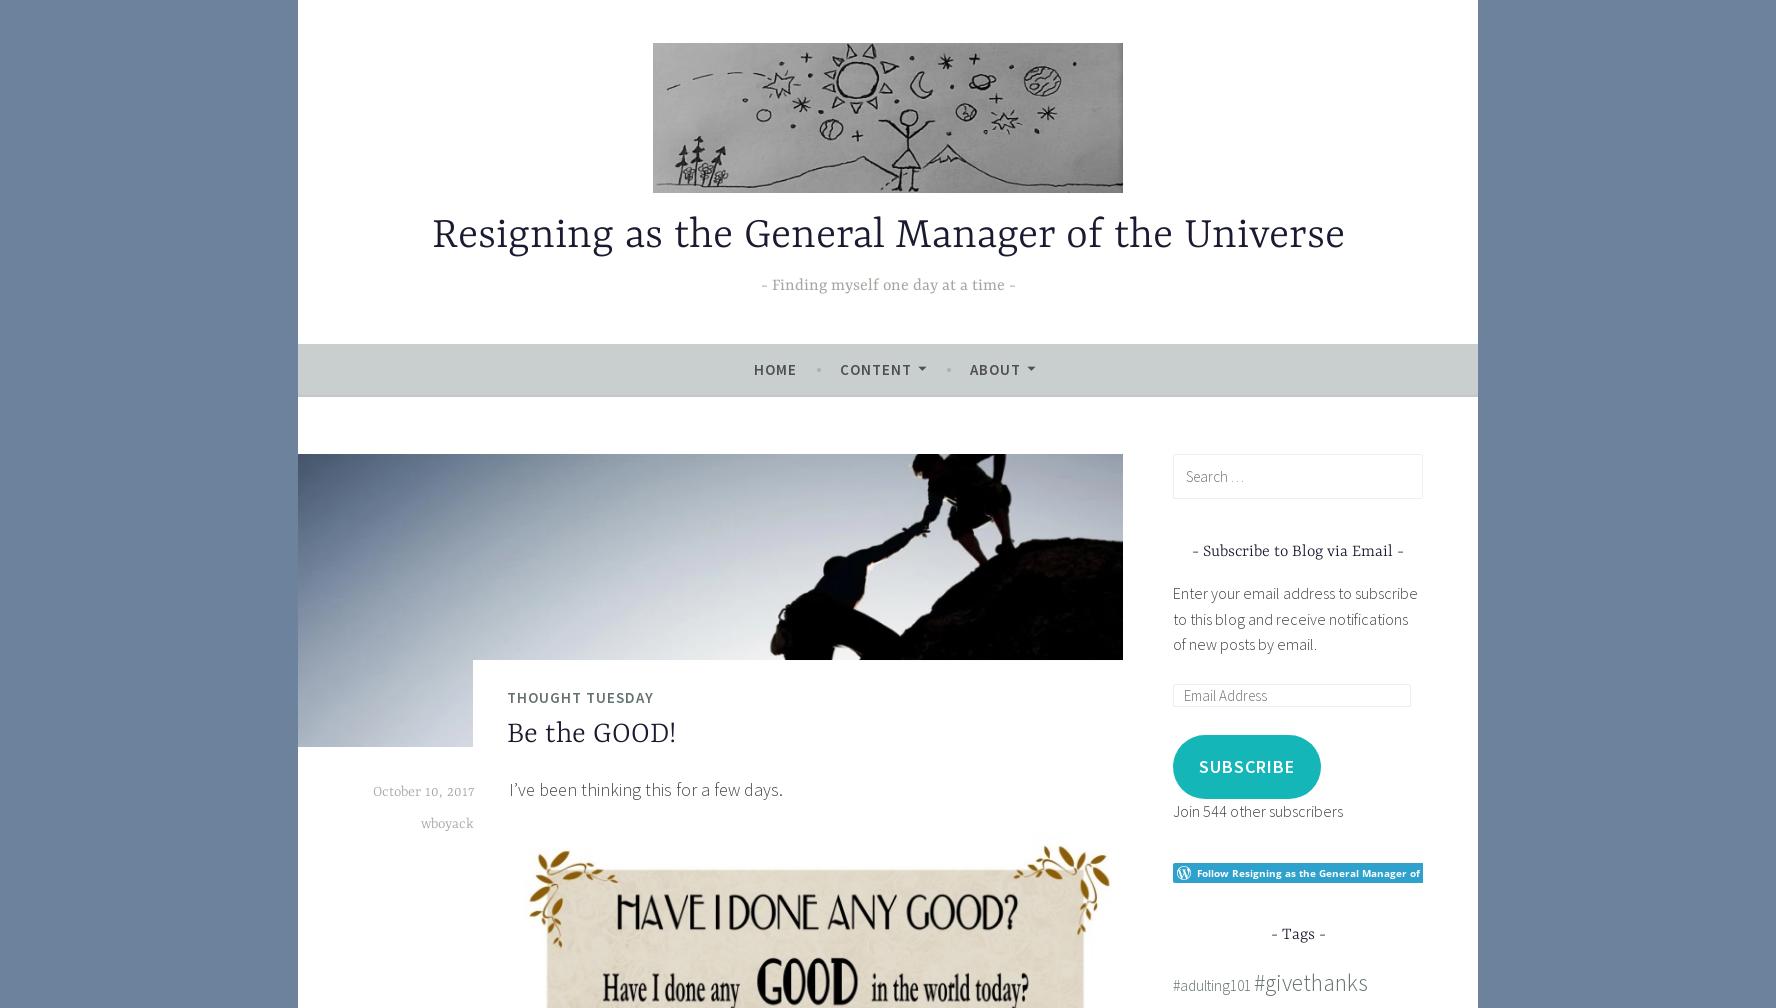  I want to click on 'Finding myself one day at a time', so click(887, 285).